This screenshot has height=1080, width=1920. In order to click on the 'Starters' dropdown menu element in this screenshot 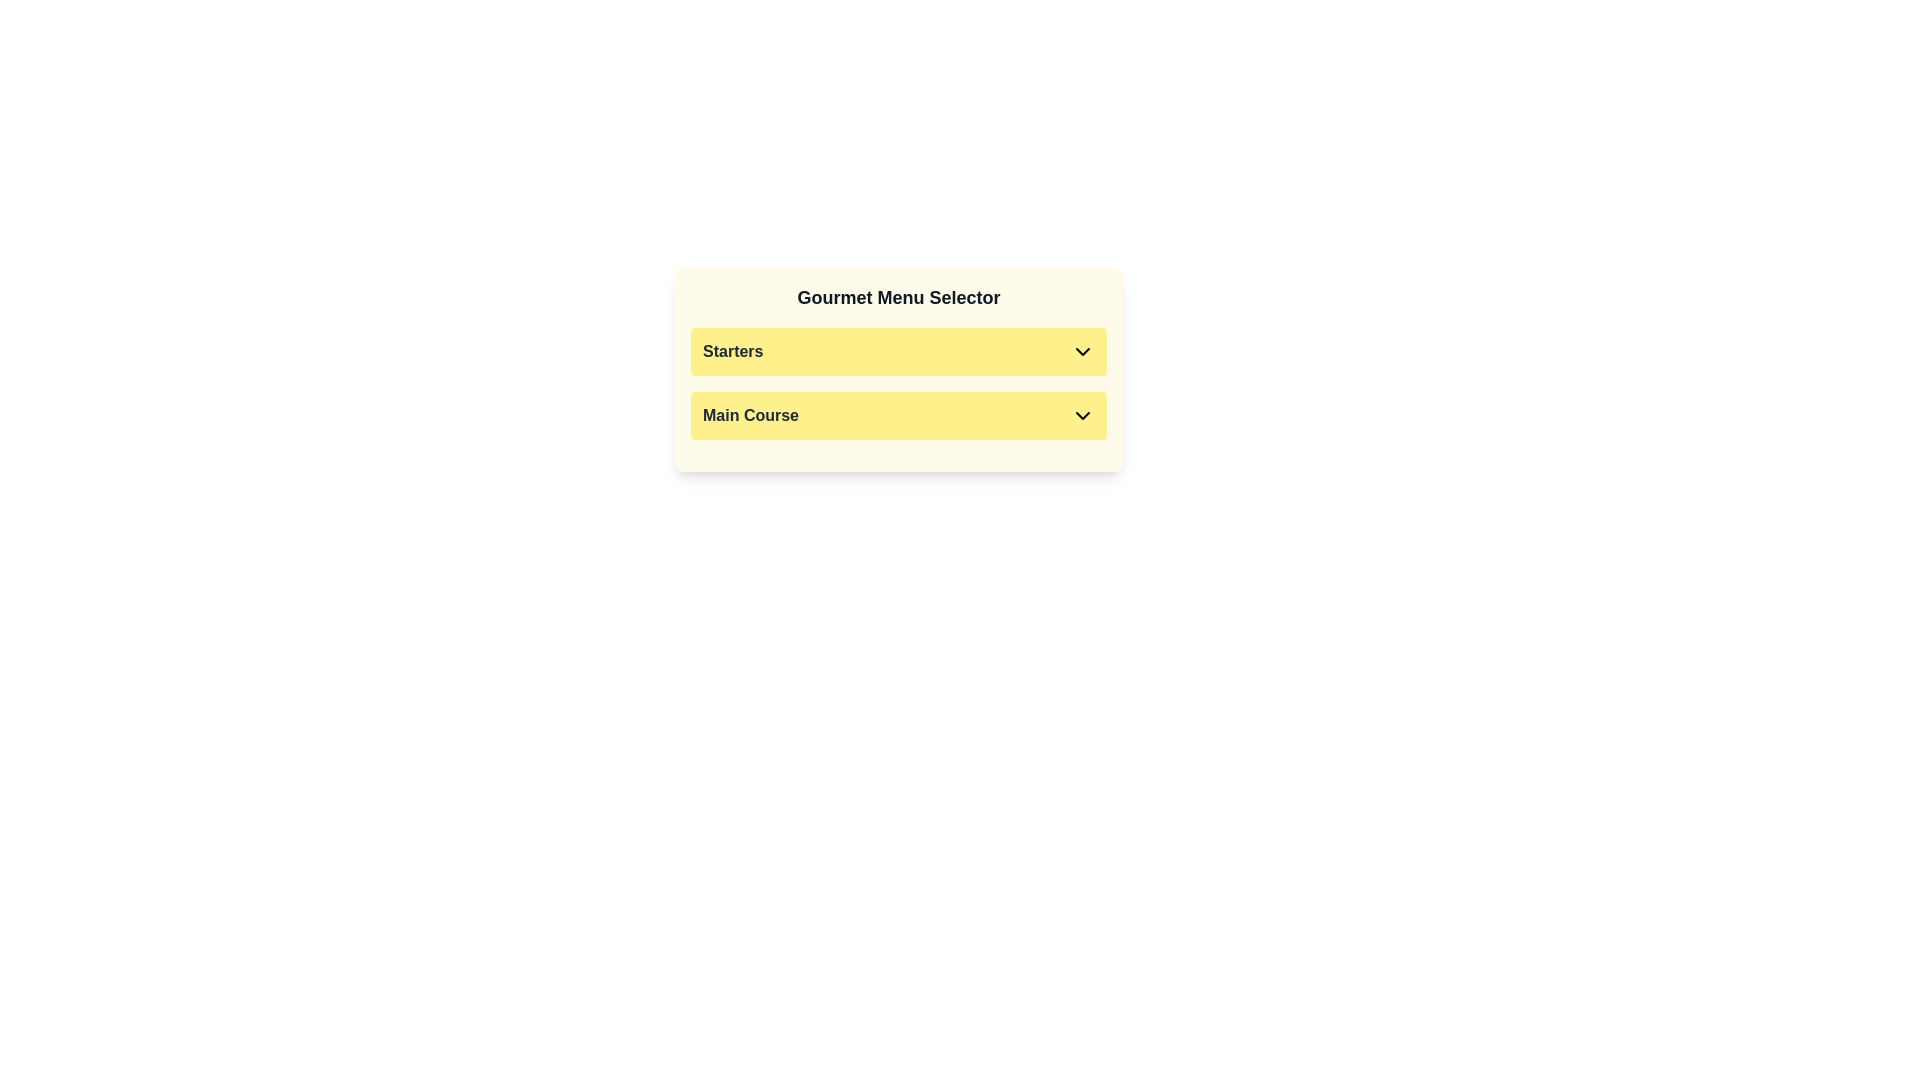, I will do `click(897, 350)`.